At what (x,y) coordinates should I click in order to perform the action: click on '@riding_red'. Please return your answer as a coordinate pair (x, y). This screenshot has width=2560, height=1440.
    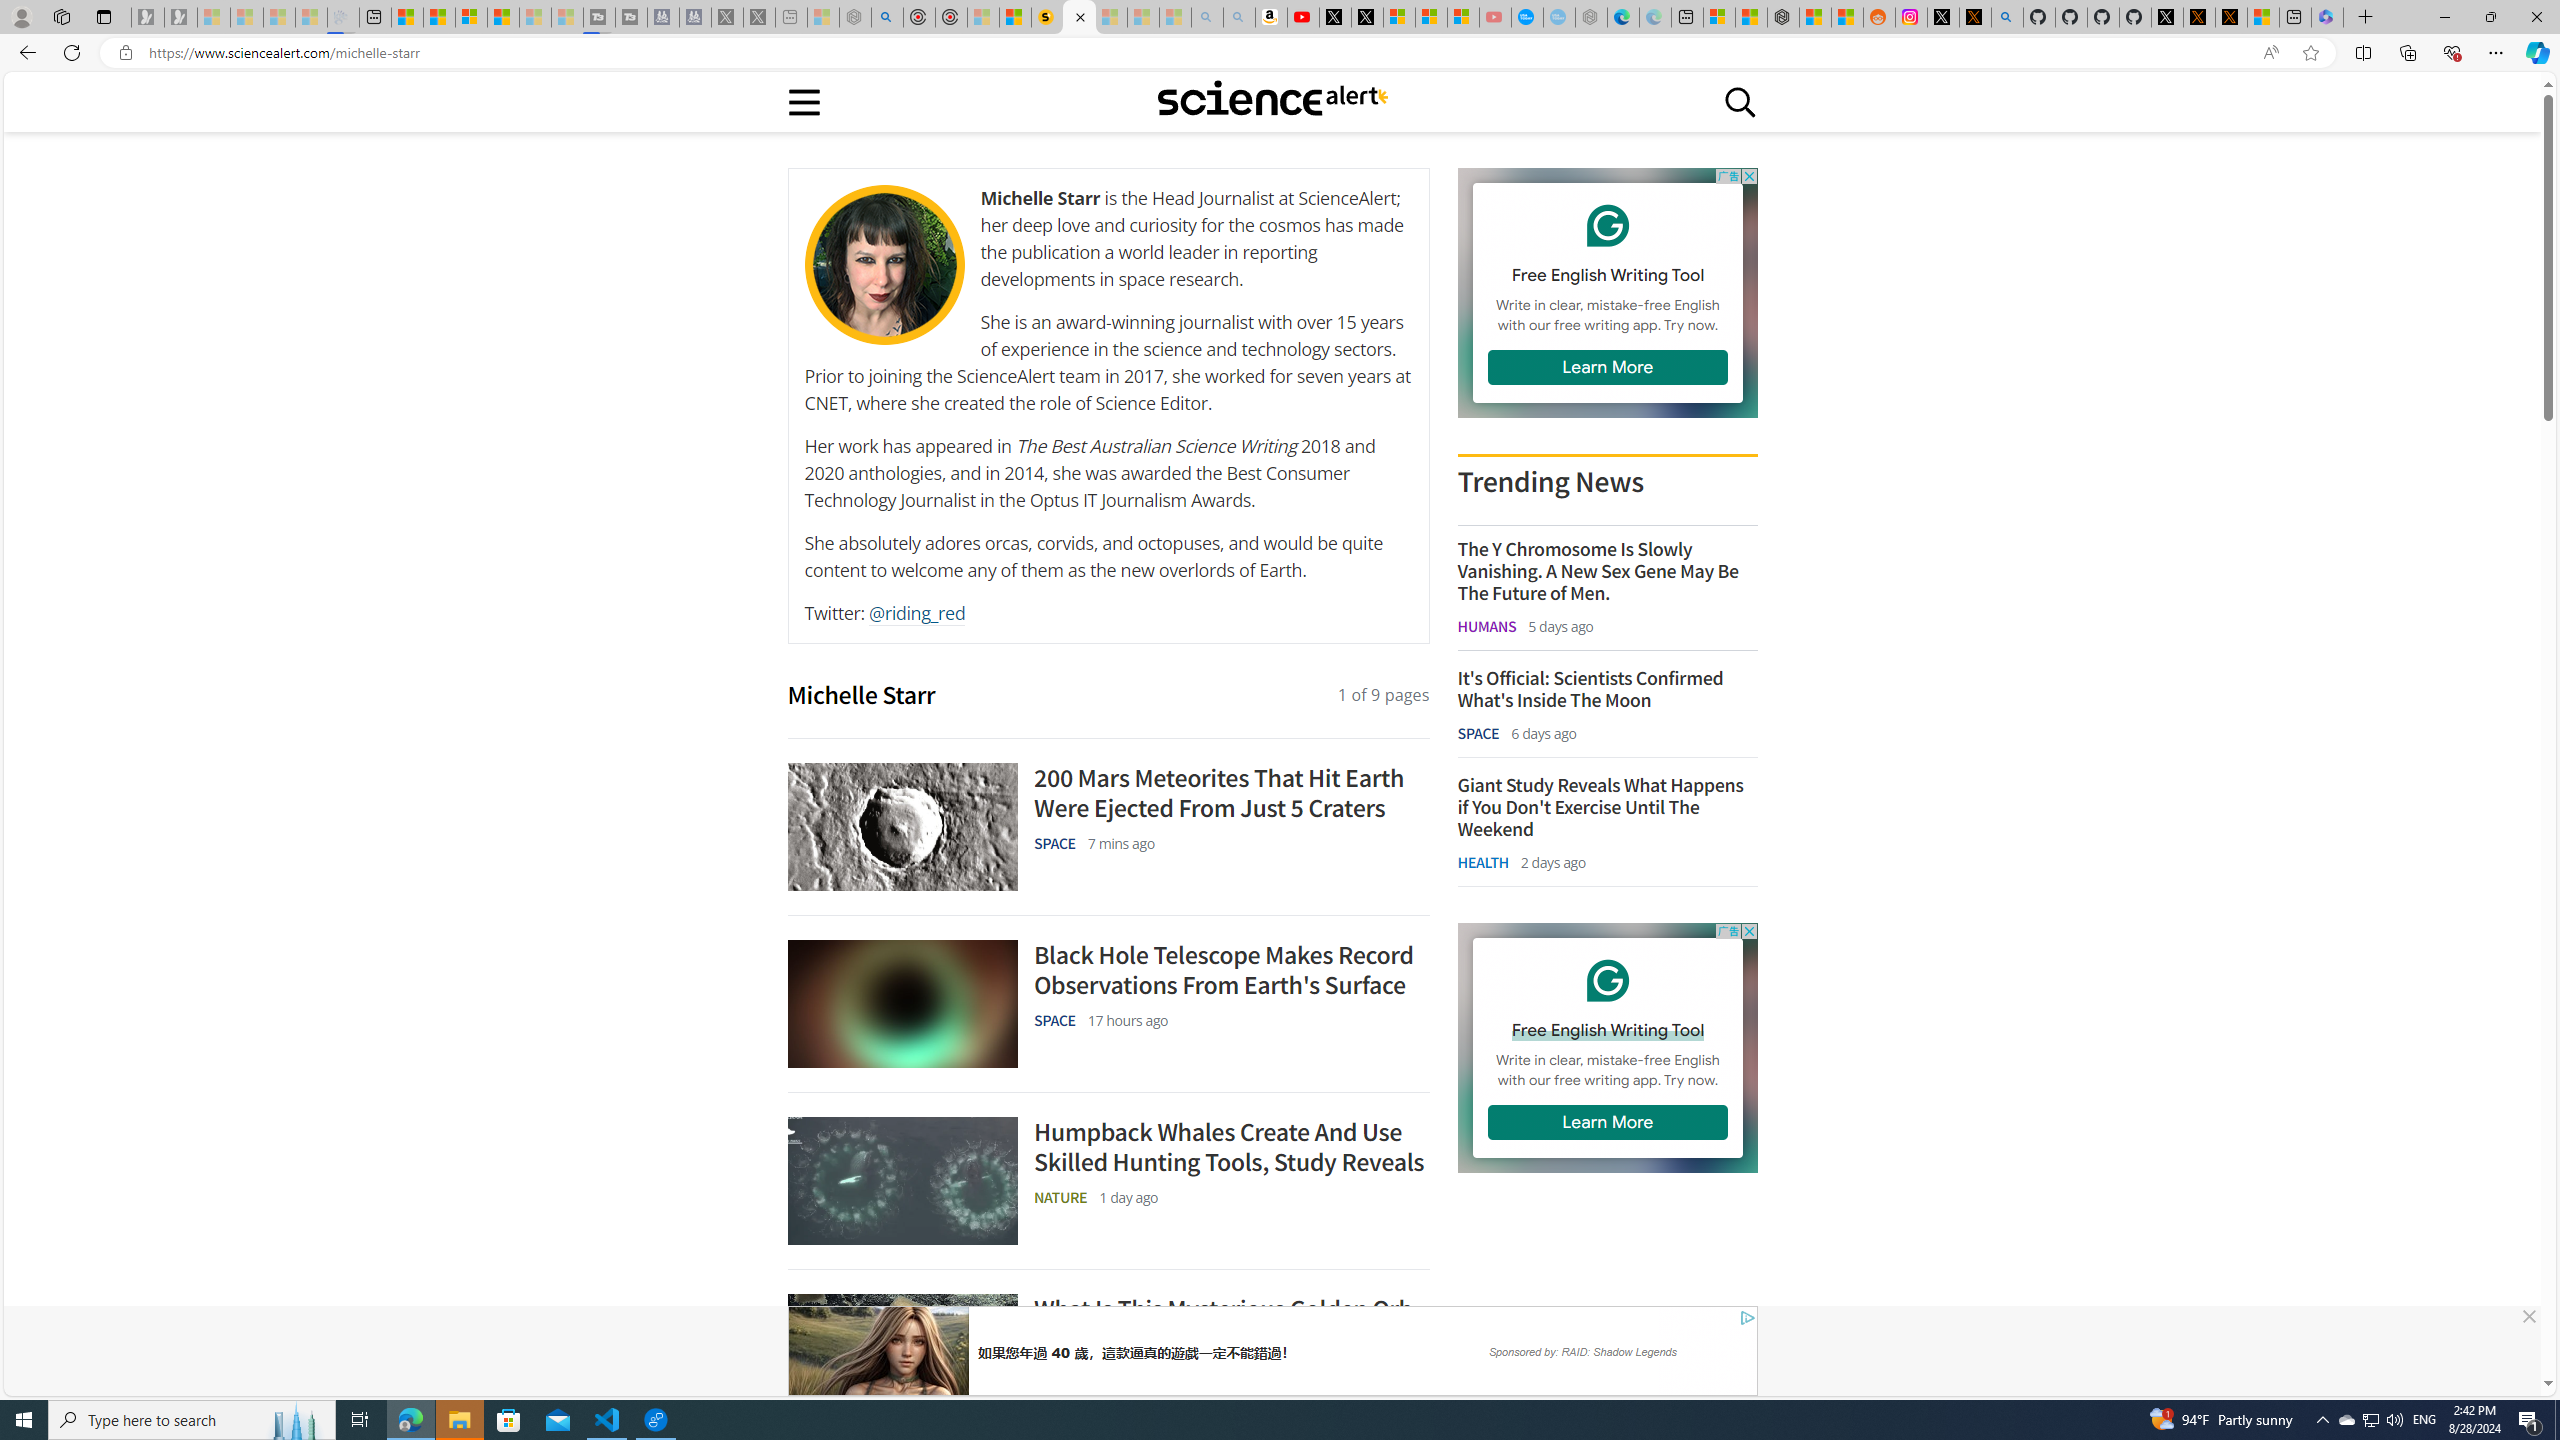
    Looking at the image, I should click on (916, 612).